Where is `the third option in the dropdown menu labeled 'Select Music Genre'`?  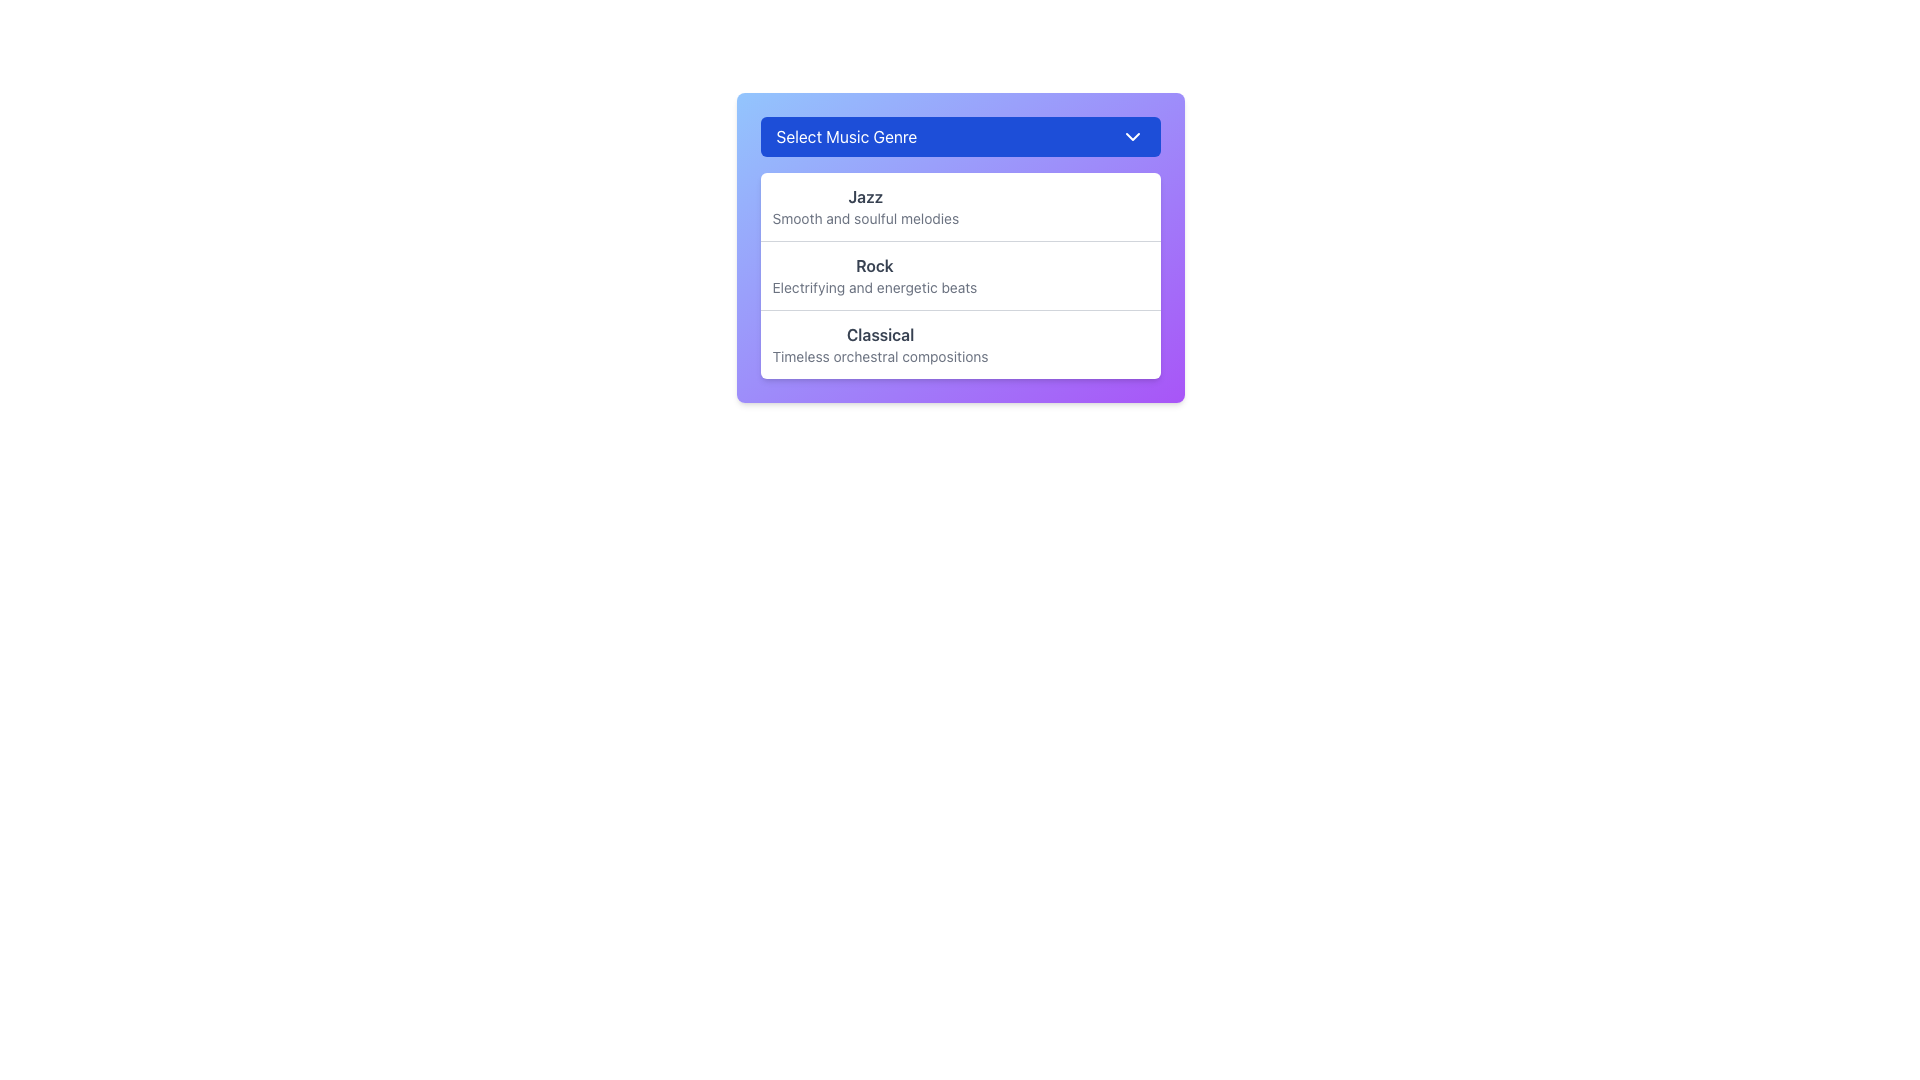
the third option in the dropdown menu labeled 'Select Music Genre' is located at coordinates (880, 343).